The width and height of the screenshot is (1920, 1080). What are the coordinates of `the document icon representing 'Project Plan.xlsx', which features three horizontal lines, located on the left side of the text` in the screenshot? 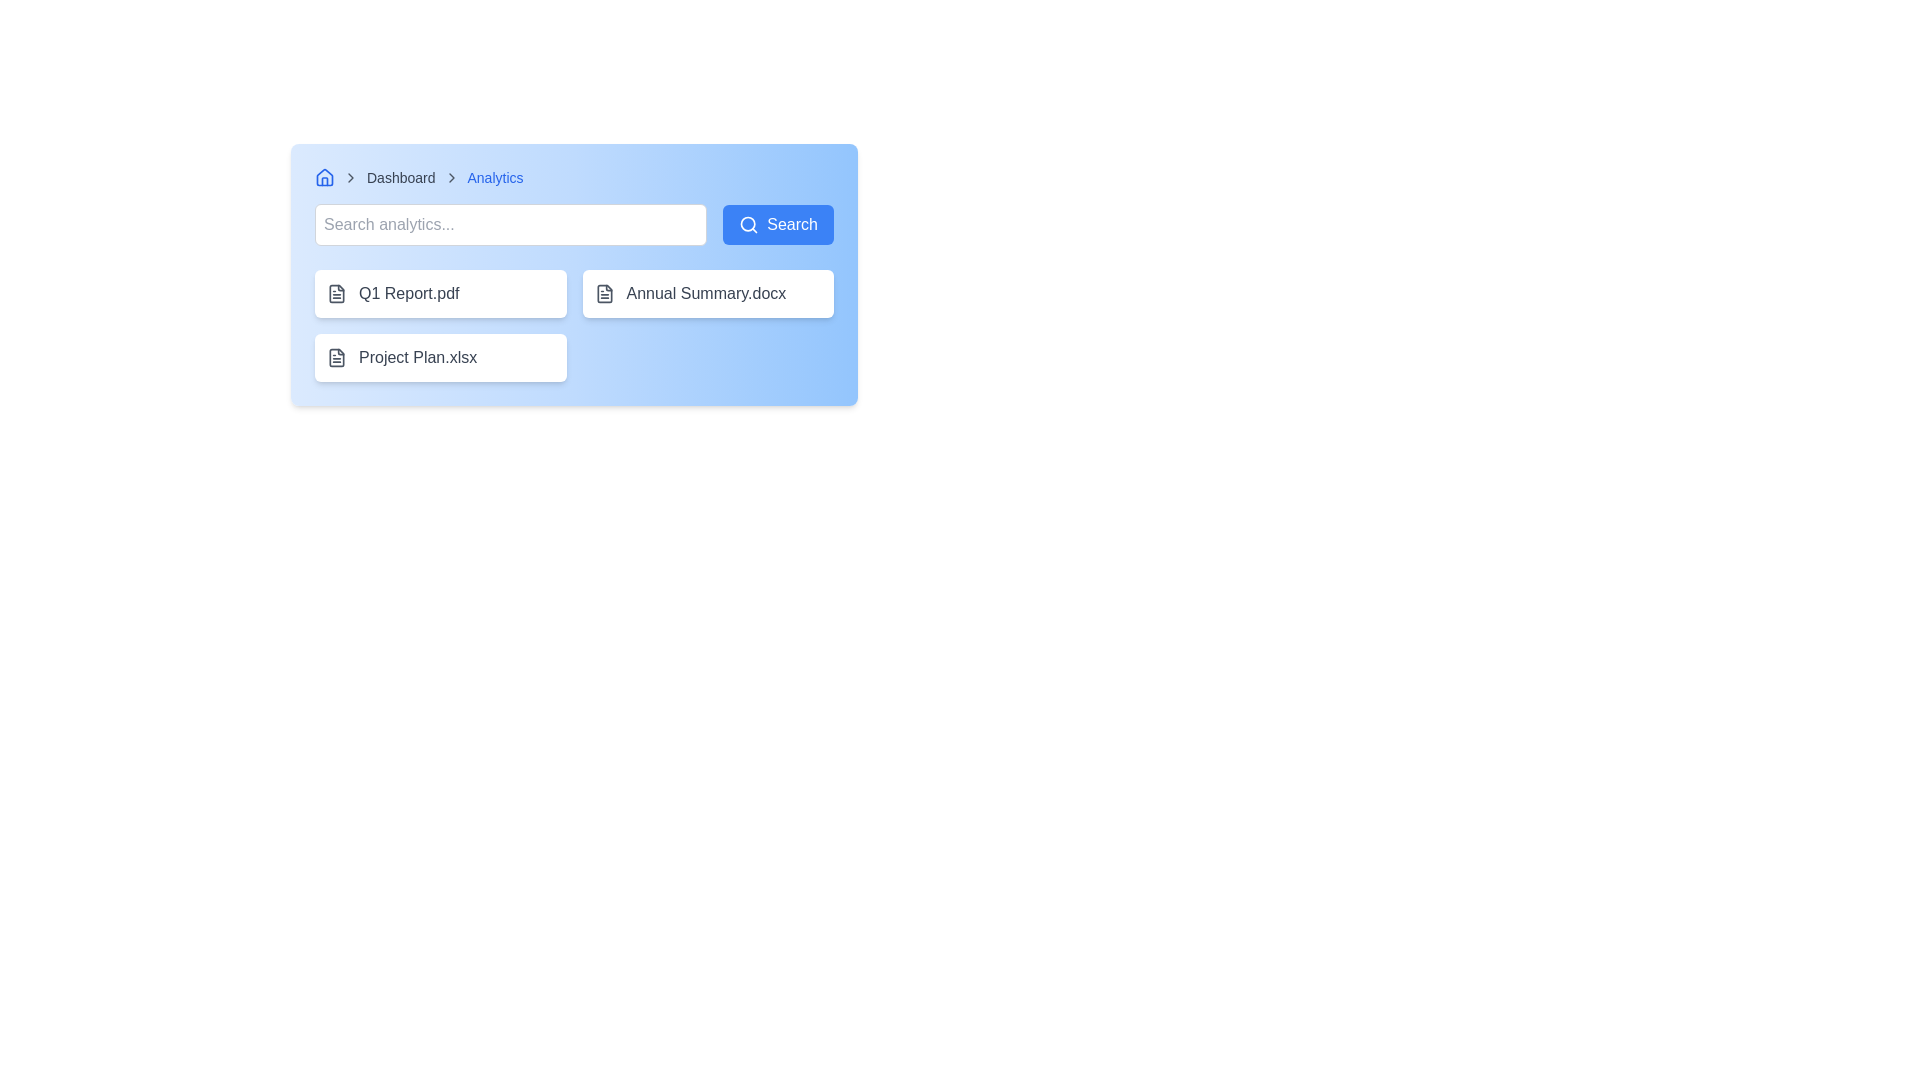 It's located at (336, 357).